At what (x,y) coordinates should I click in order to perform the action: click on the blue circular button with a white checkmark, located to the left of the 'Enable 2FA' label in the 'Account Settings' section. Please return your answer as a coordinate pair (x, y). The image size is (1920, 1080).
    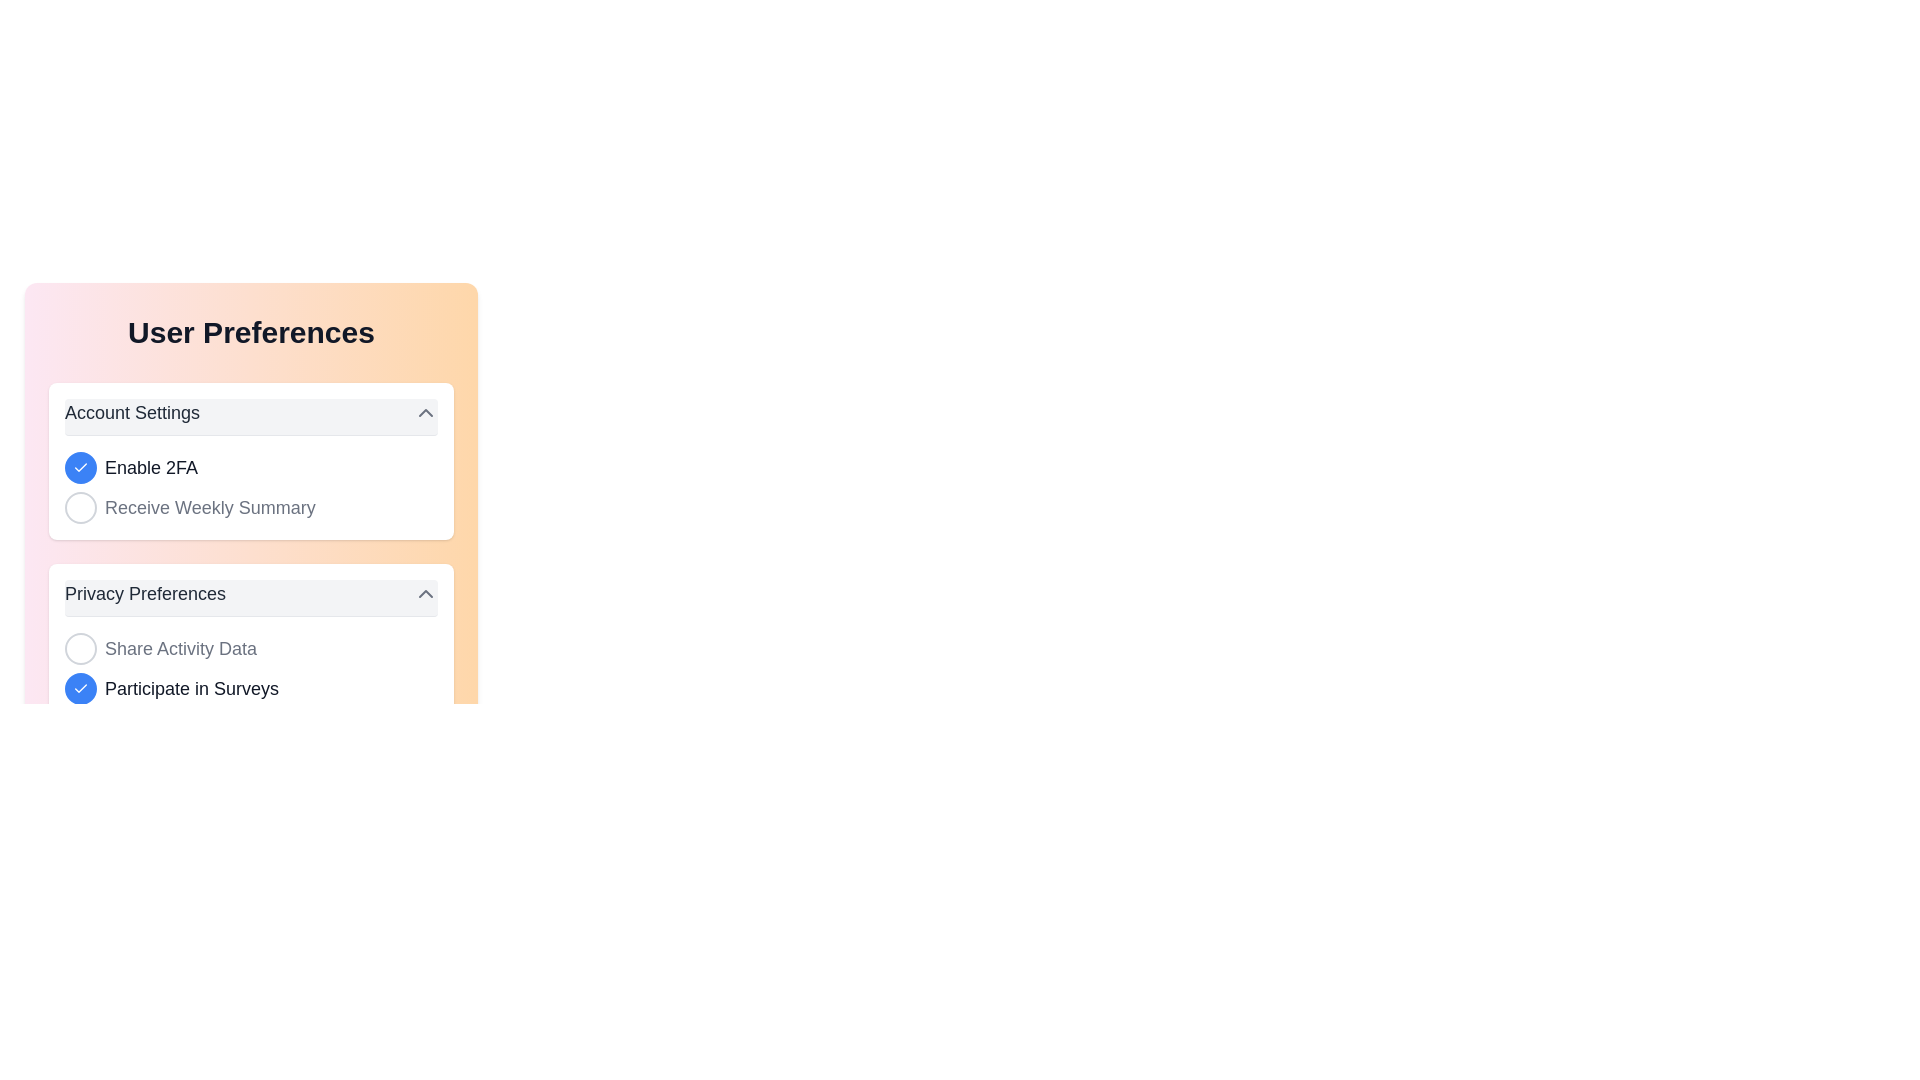
    Looking at the image, I should click on (80, 467).